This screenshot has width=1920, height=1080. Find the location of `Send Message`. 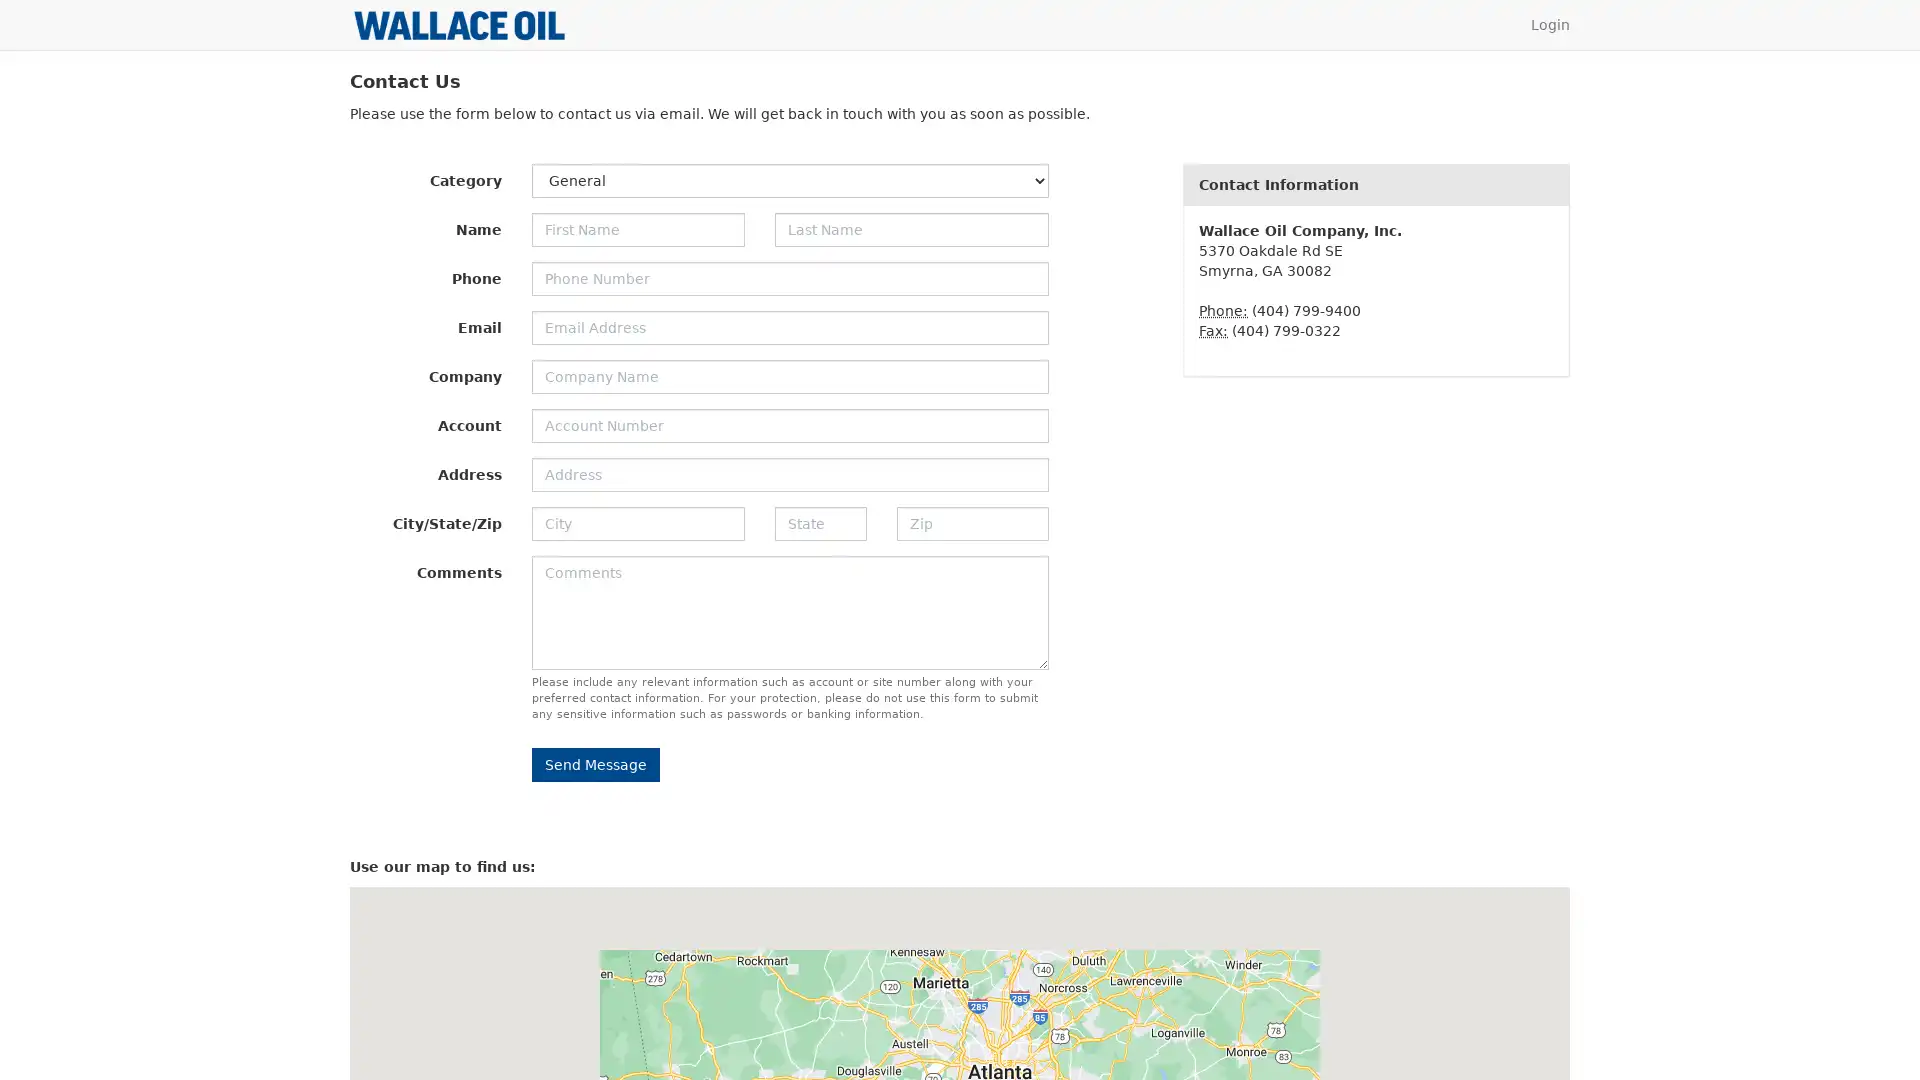

Send Message is located at coordinates (594, 764).